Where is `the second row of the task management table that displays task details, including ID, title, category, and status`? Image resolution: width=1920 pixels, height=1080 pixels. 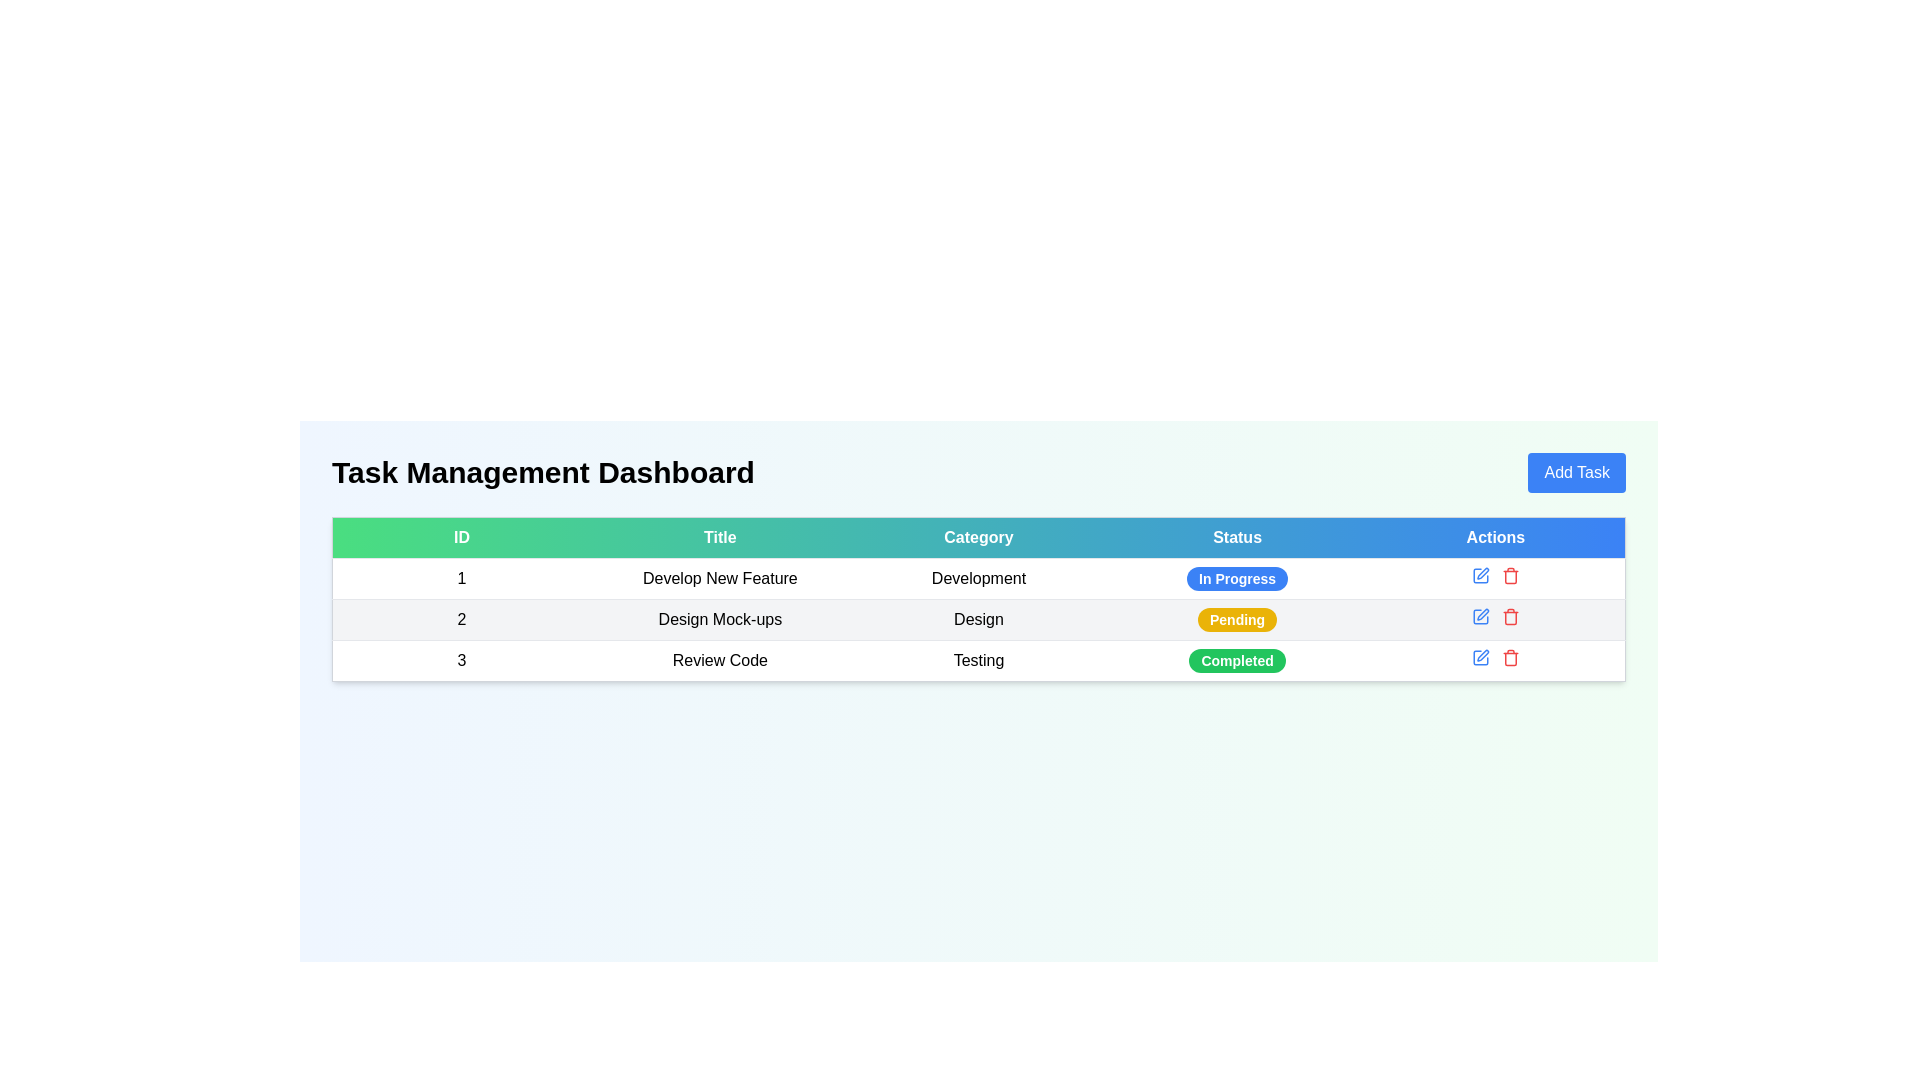
the second row of the task management table that displays task details, including ID, title, category, and status is located at coordinates (979, 619).